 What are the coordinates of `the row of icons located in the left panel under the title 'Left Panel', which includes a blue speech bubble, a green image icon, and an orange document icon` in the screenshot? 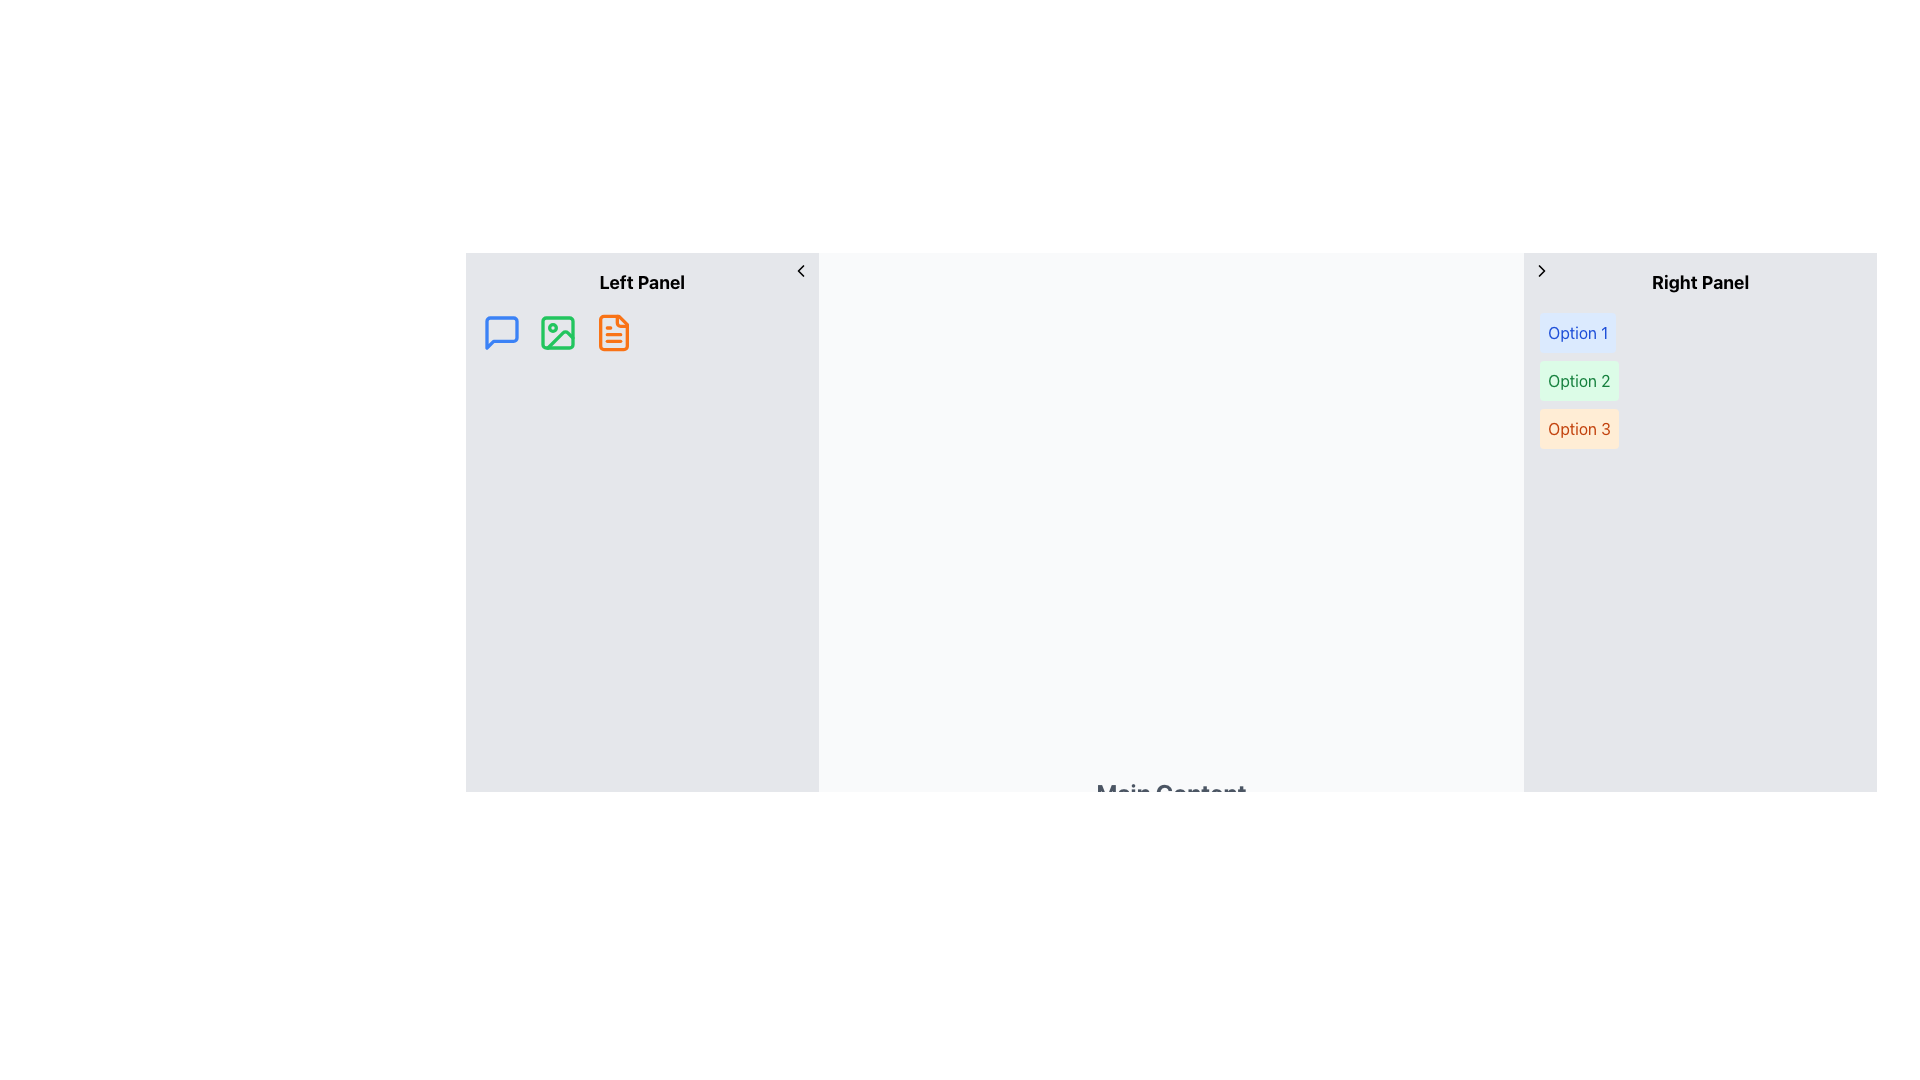 It's located at (642, 331).